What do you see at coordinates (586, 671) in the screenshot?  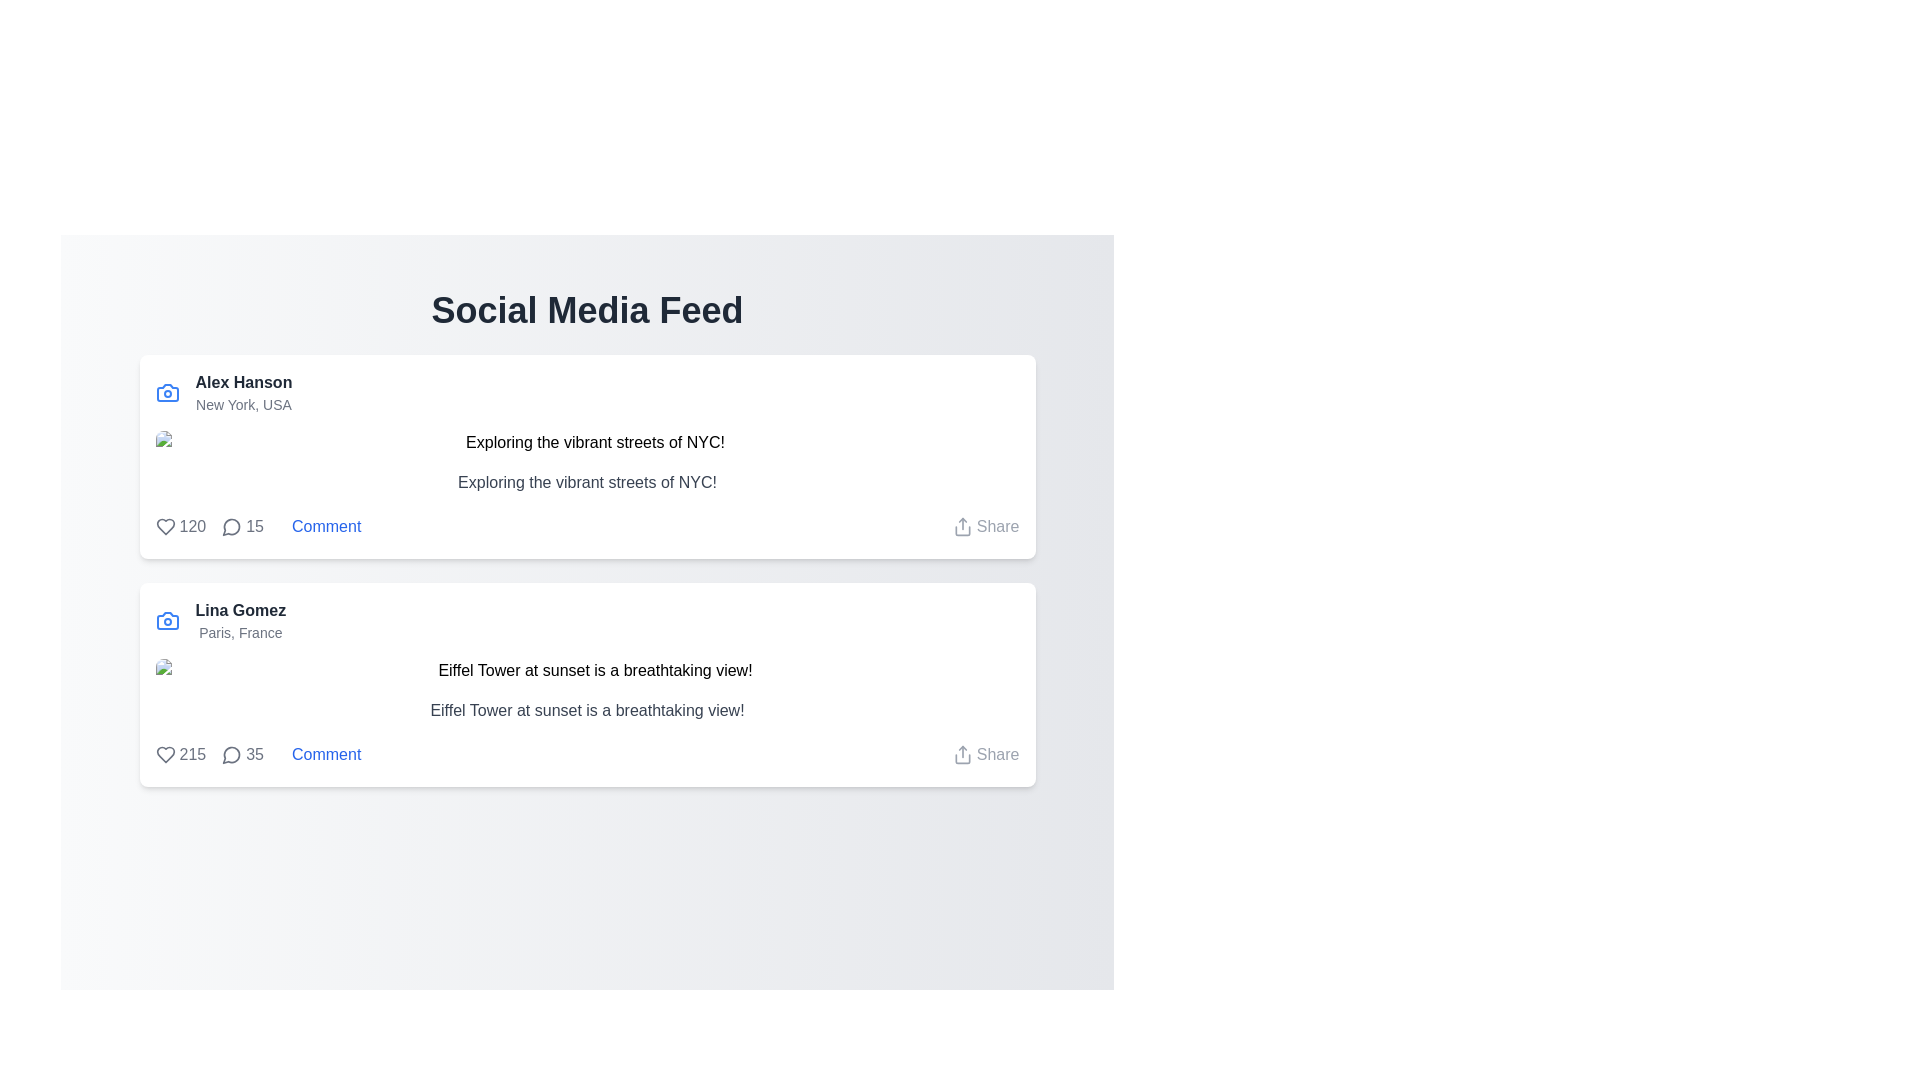 I see `the image in the second post attributed to Lina Gomez from Paris, France, which enhances the user's visual engagement with the post` at bounding box center [586, 671].